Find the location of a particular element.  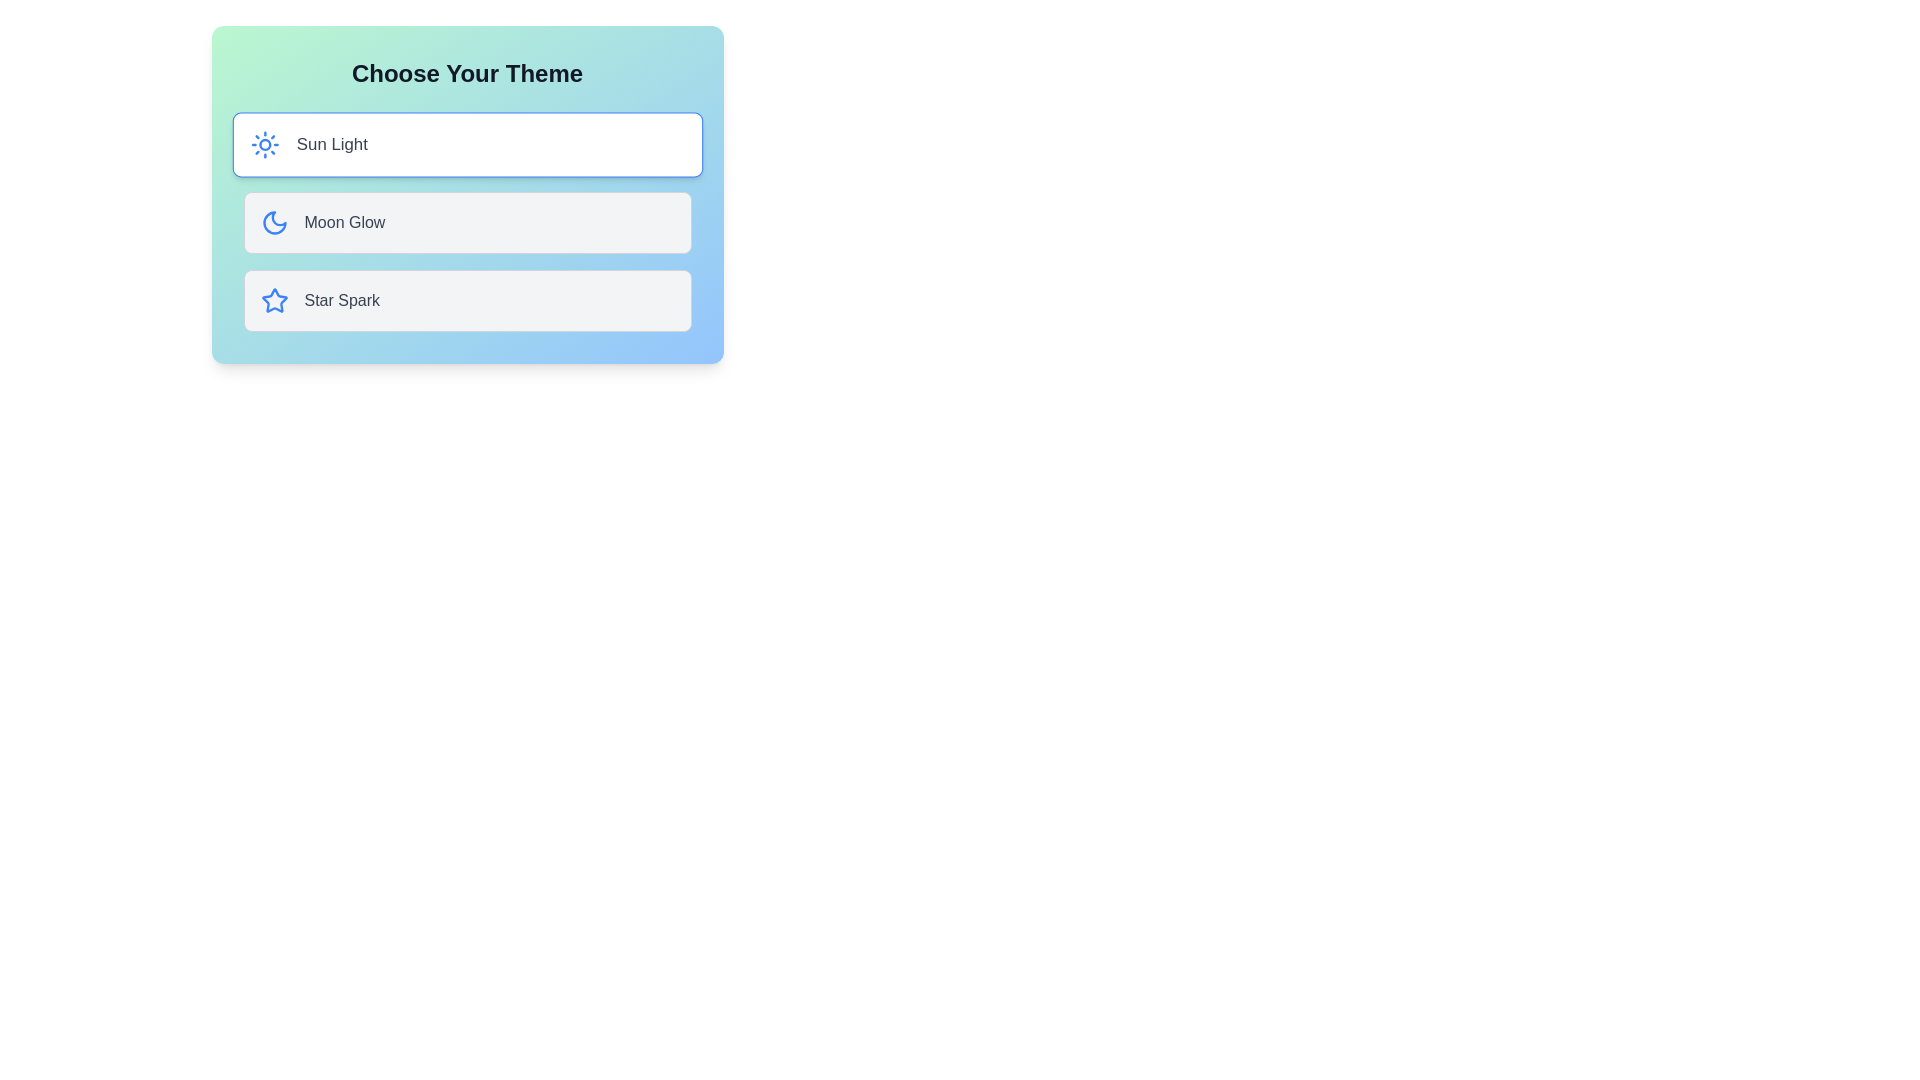

the 'Star Spark' theme icon located in the theme selection options, specifically the third option in the list, positioned between 'Moon Glow' and the bottom edge of the modal is located at coordinates (273, 300).